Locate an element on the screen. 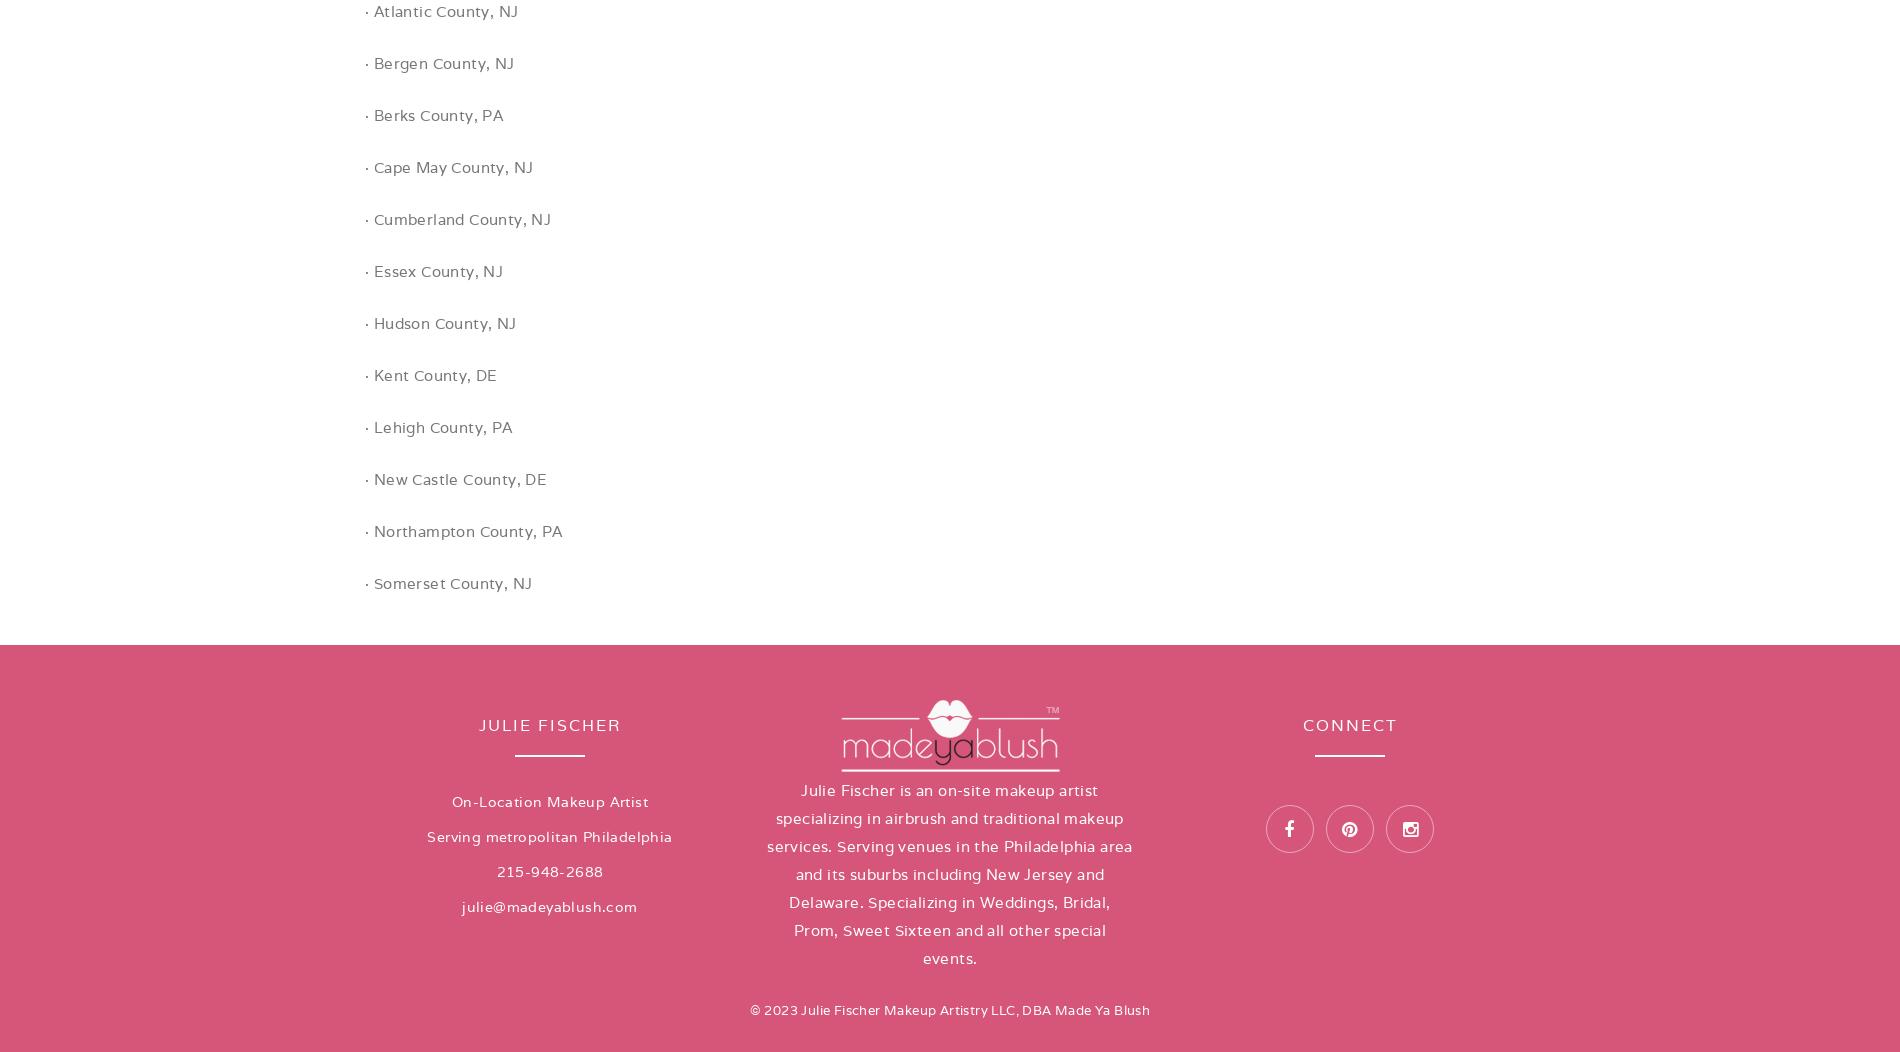 The height and width of the screenshot is (1052, 1900). '· Essex County, NJ' is located at coordinates (432, 271).